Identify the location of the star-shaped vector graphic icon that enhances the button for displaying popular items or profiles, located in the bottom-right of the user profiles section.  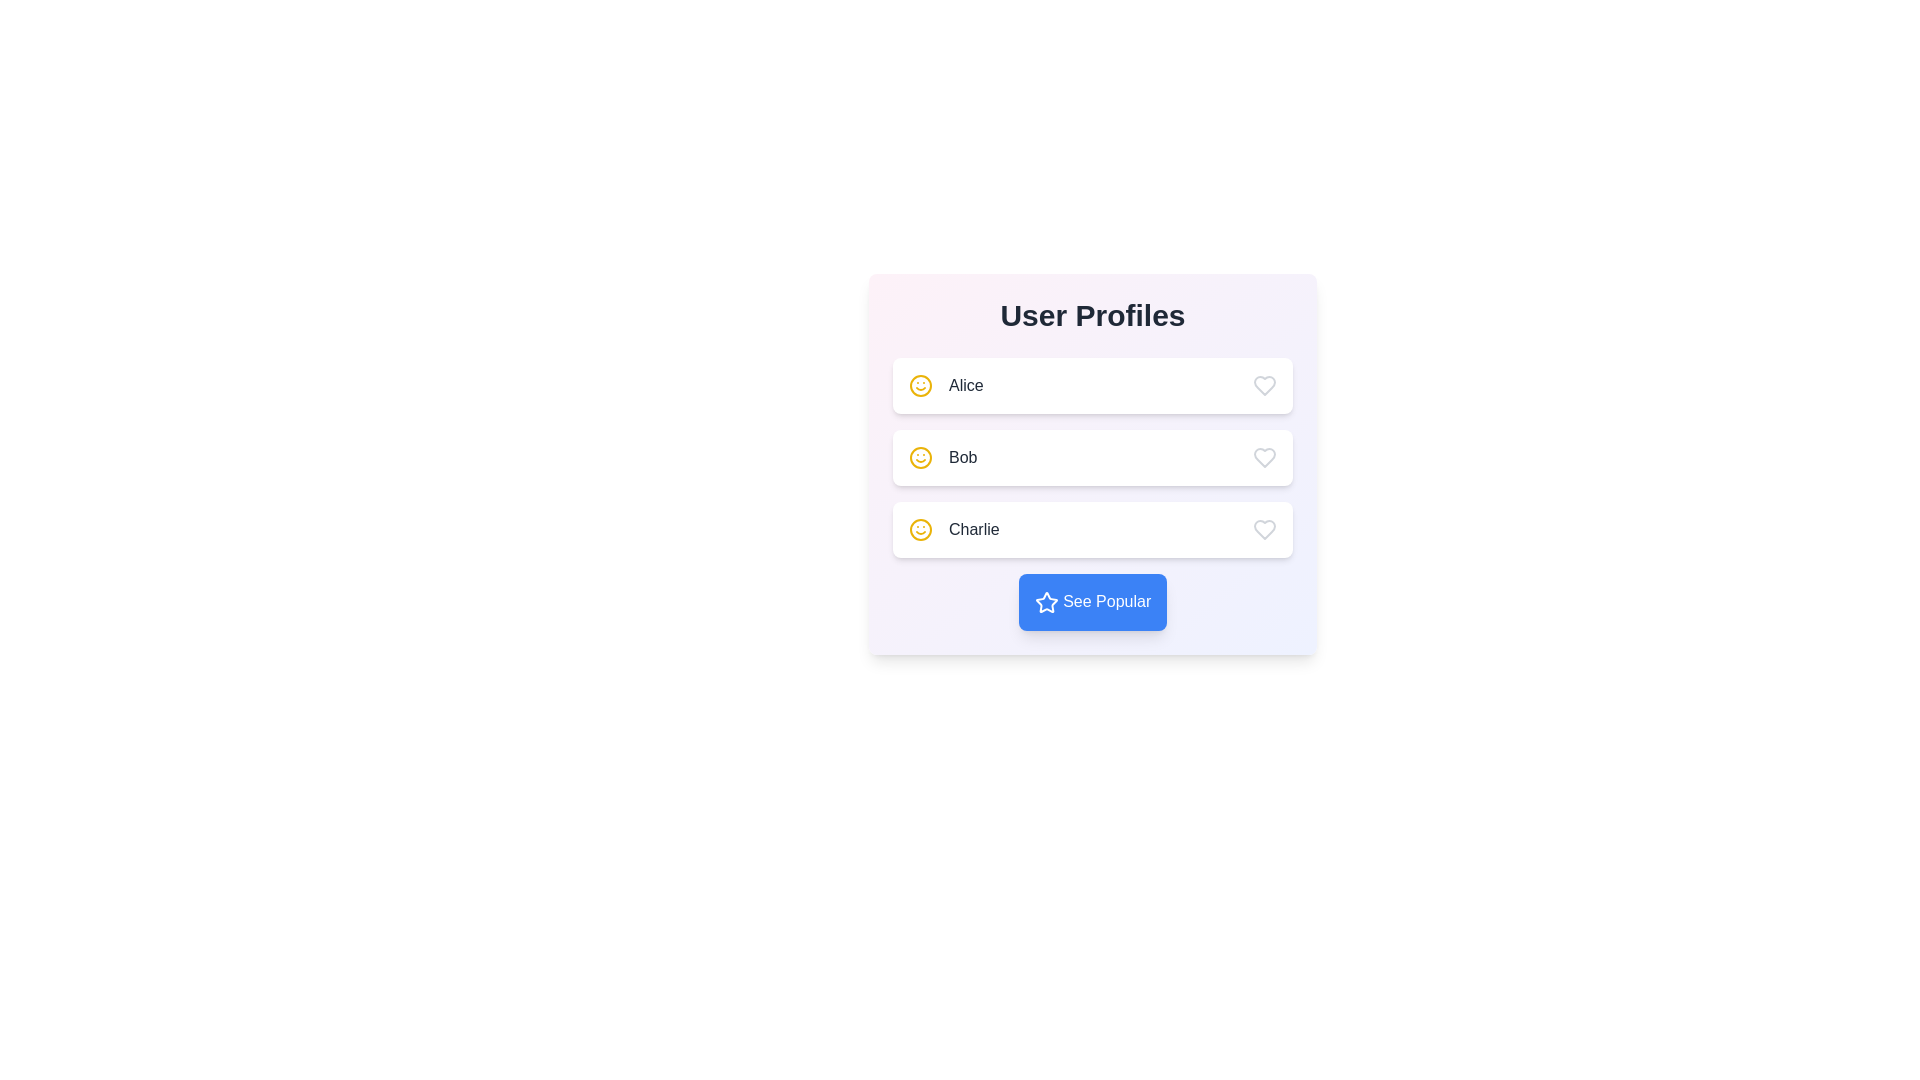
(1045, 601).